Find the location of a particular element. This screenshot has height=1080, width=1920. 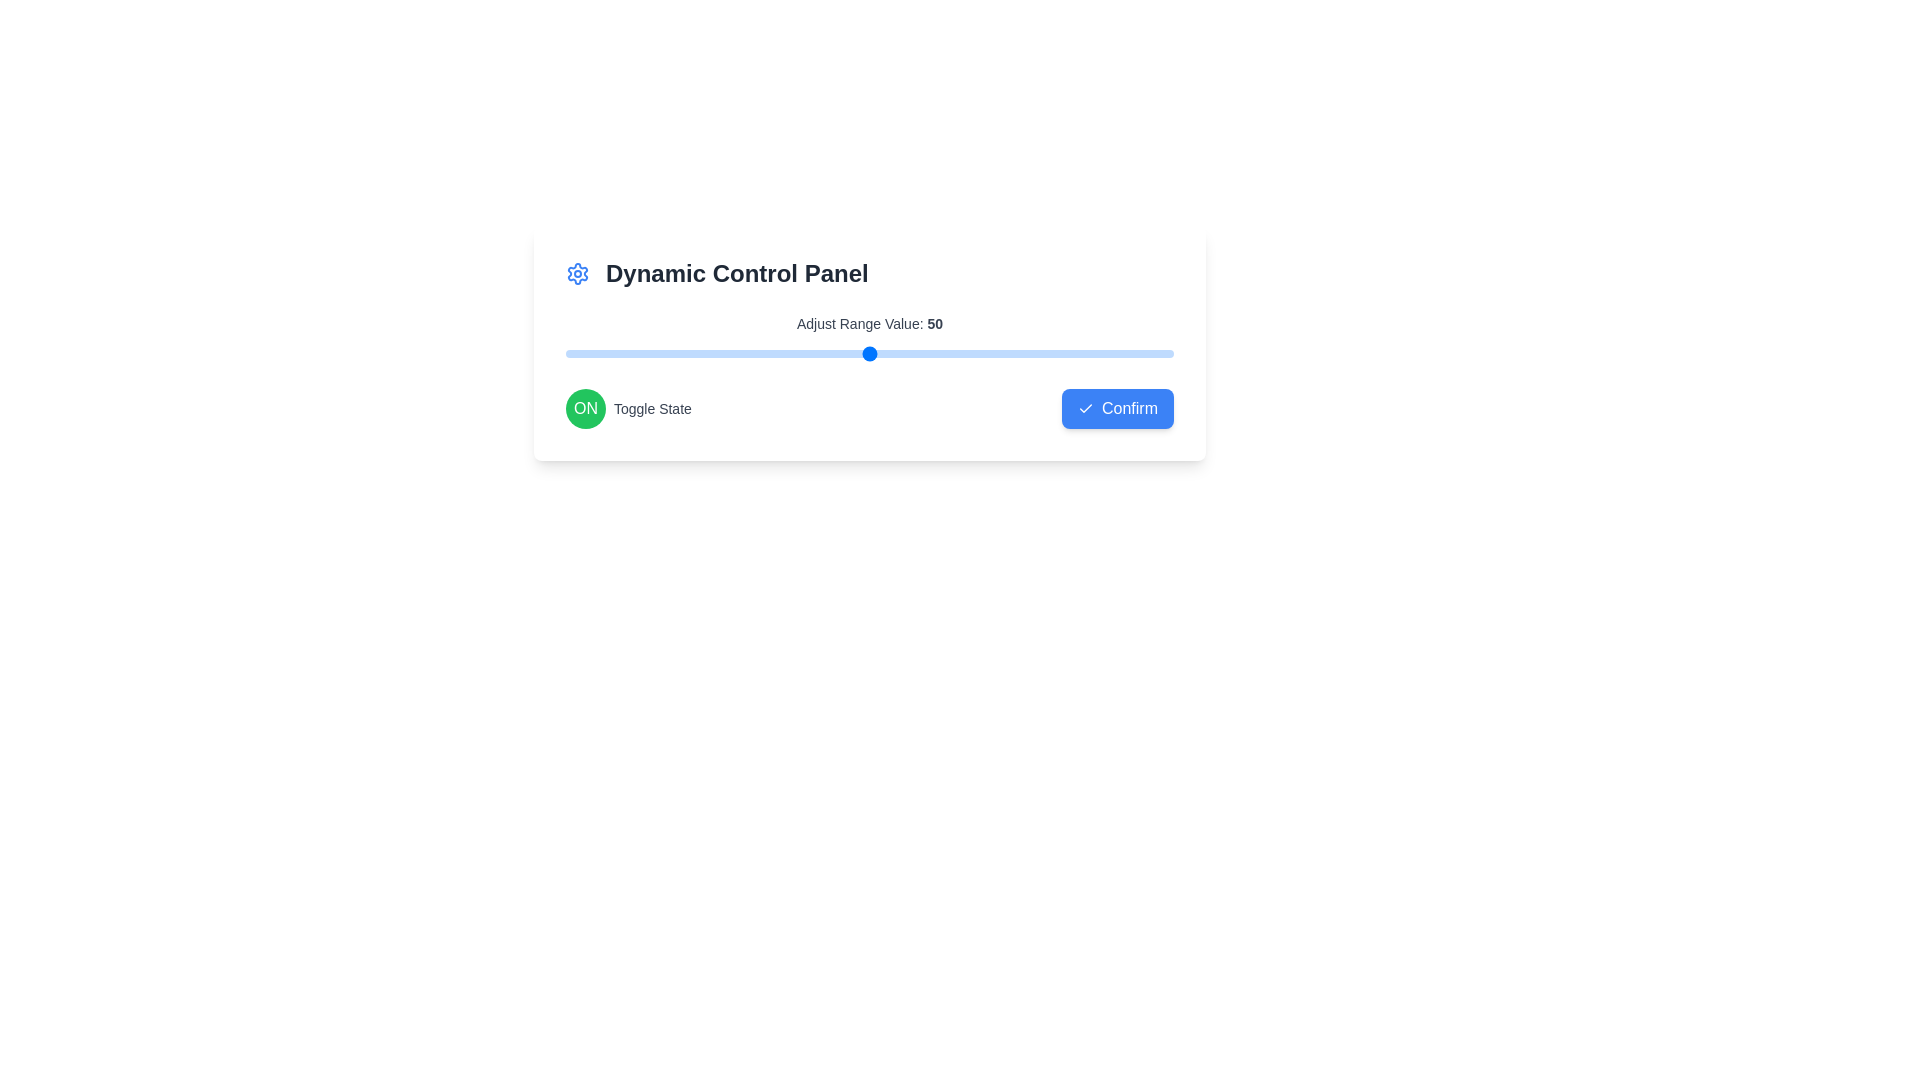

the blue gear-shaped icon located to the left of the text 'Dynamic Control Panel' is located at coordinates (576, 273).